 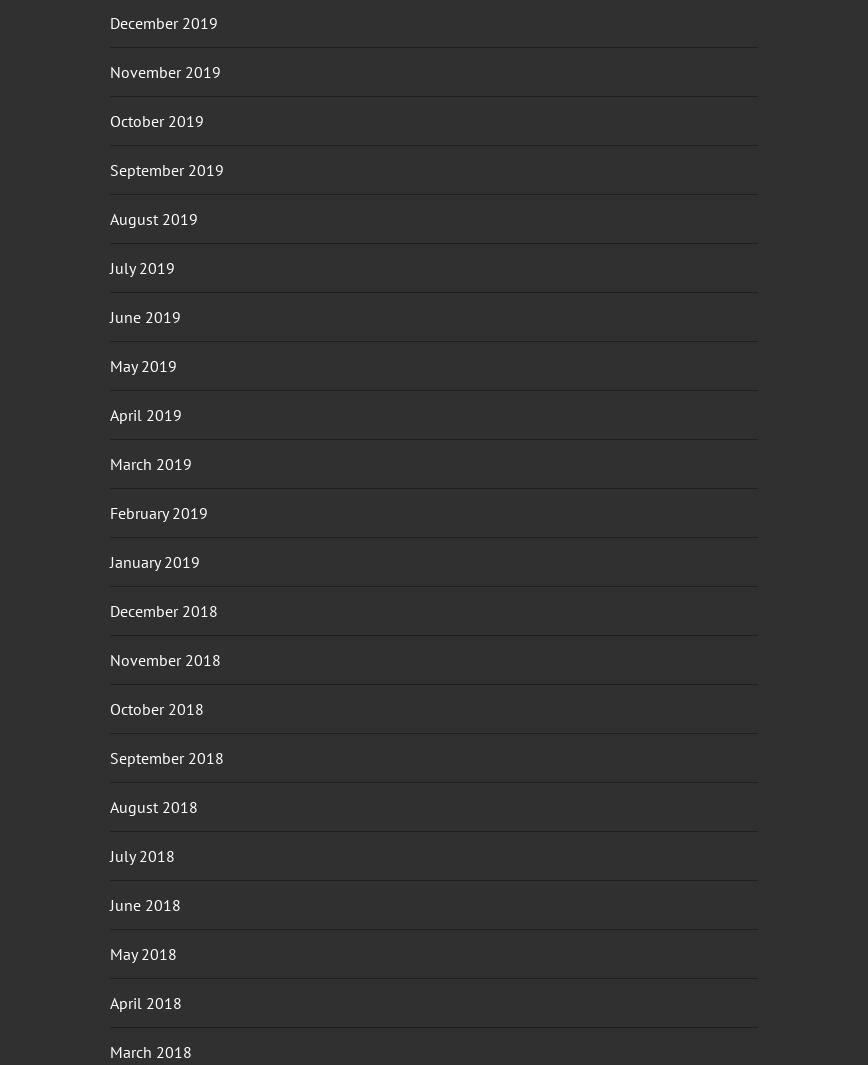 I want to click on 'May 2018', so click(x=143, y=952).